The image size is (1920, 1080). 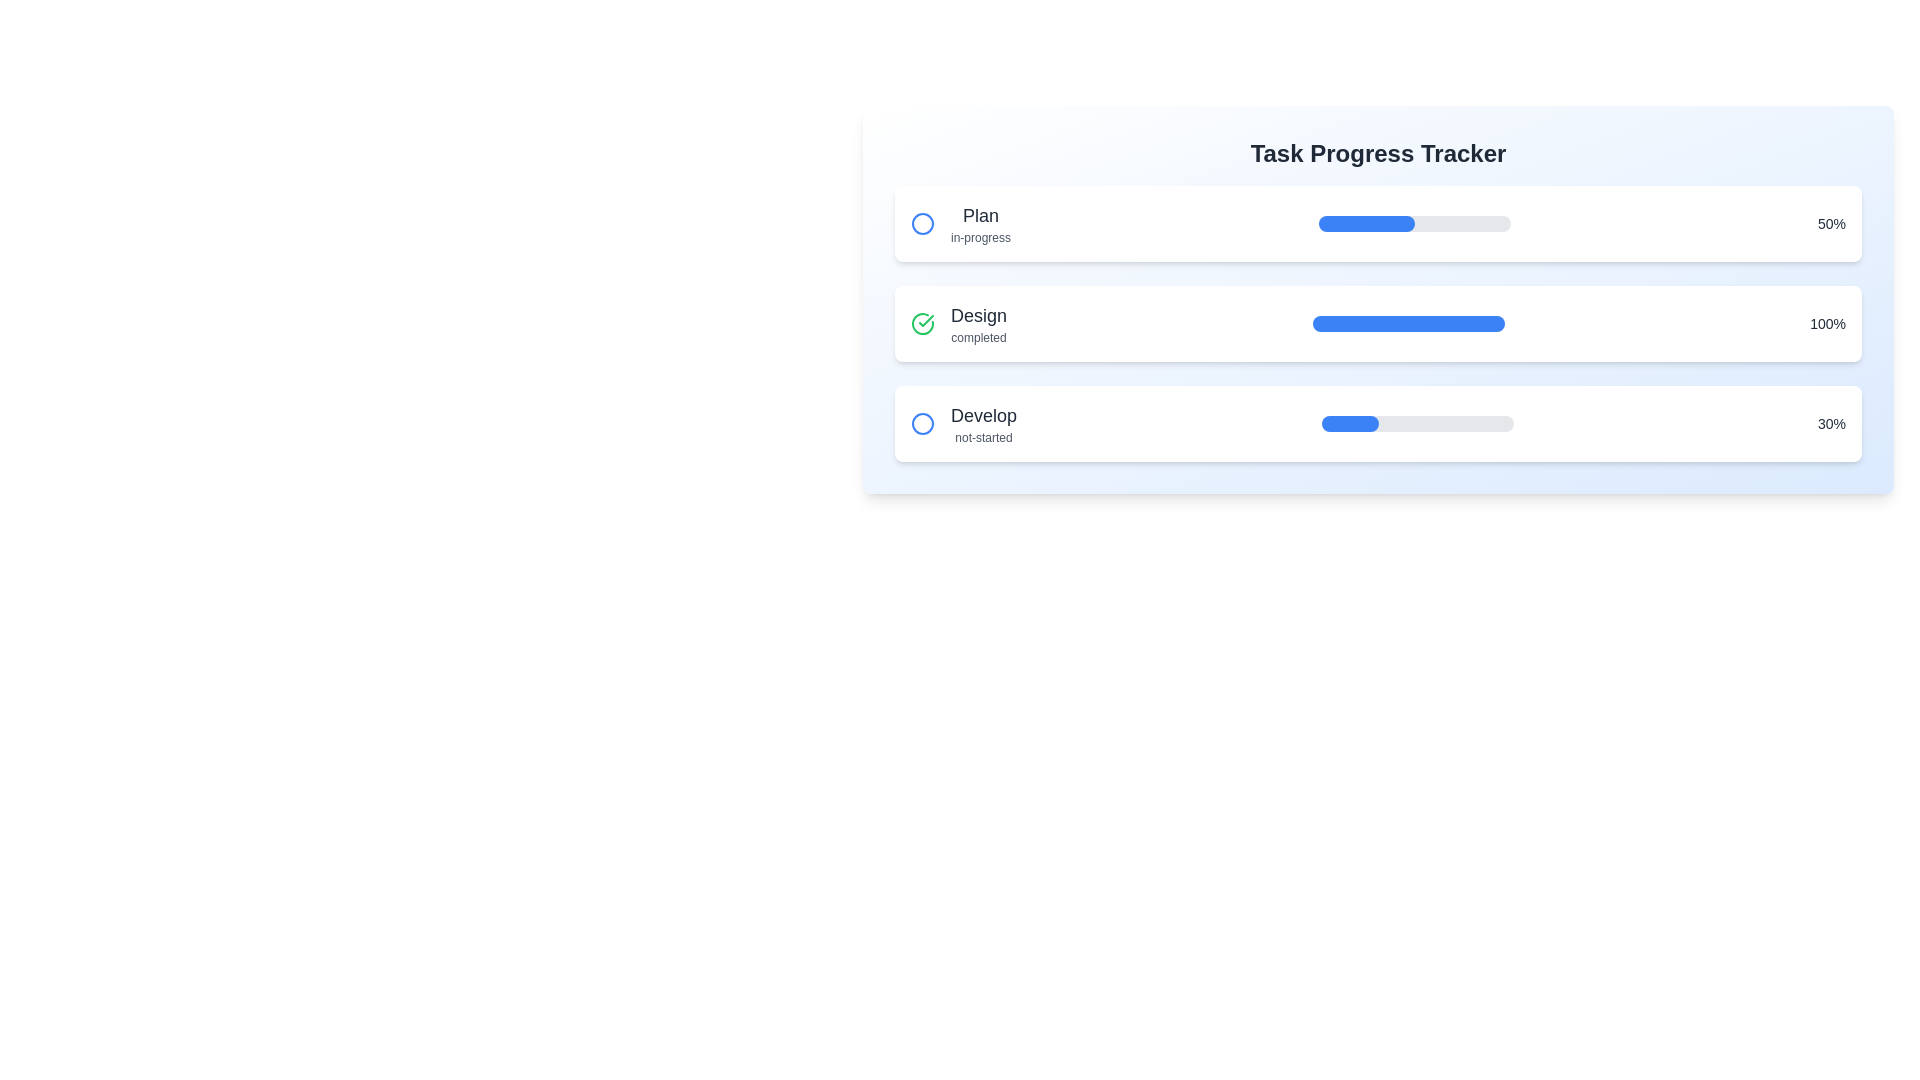 I want to click on the static text label displaying the task name 'Design' and its completion status 'completed' in the Task Progress Tracker interface, so click(x=979, y=323).